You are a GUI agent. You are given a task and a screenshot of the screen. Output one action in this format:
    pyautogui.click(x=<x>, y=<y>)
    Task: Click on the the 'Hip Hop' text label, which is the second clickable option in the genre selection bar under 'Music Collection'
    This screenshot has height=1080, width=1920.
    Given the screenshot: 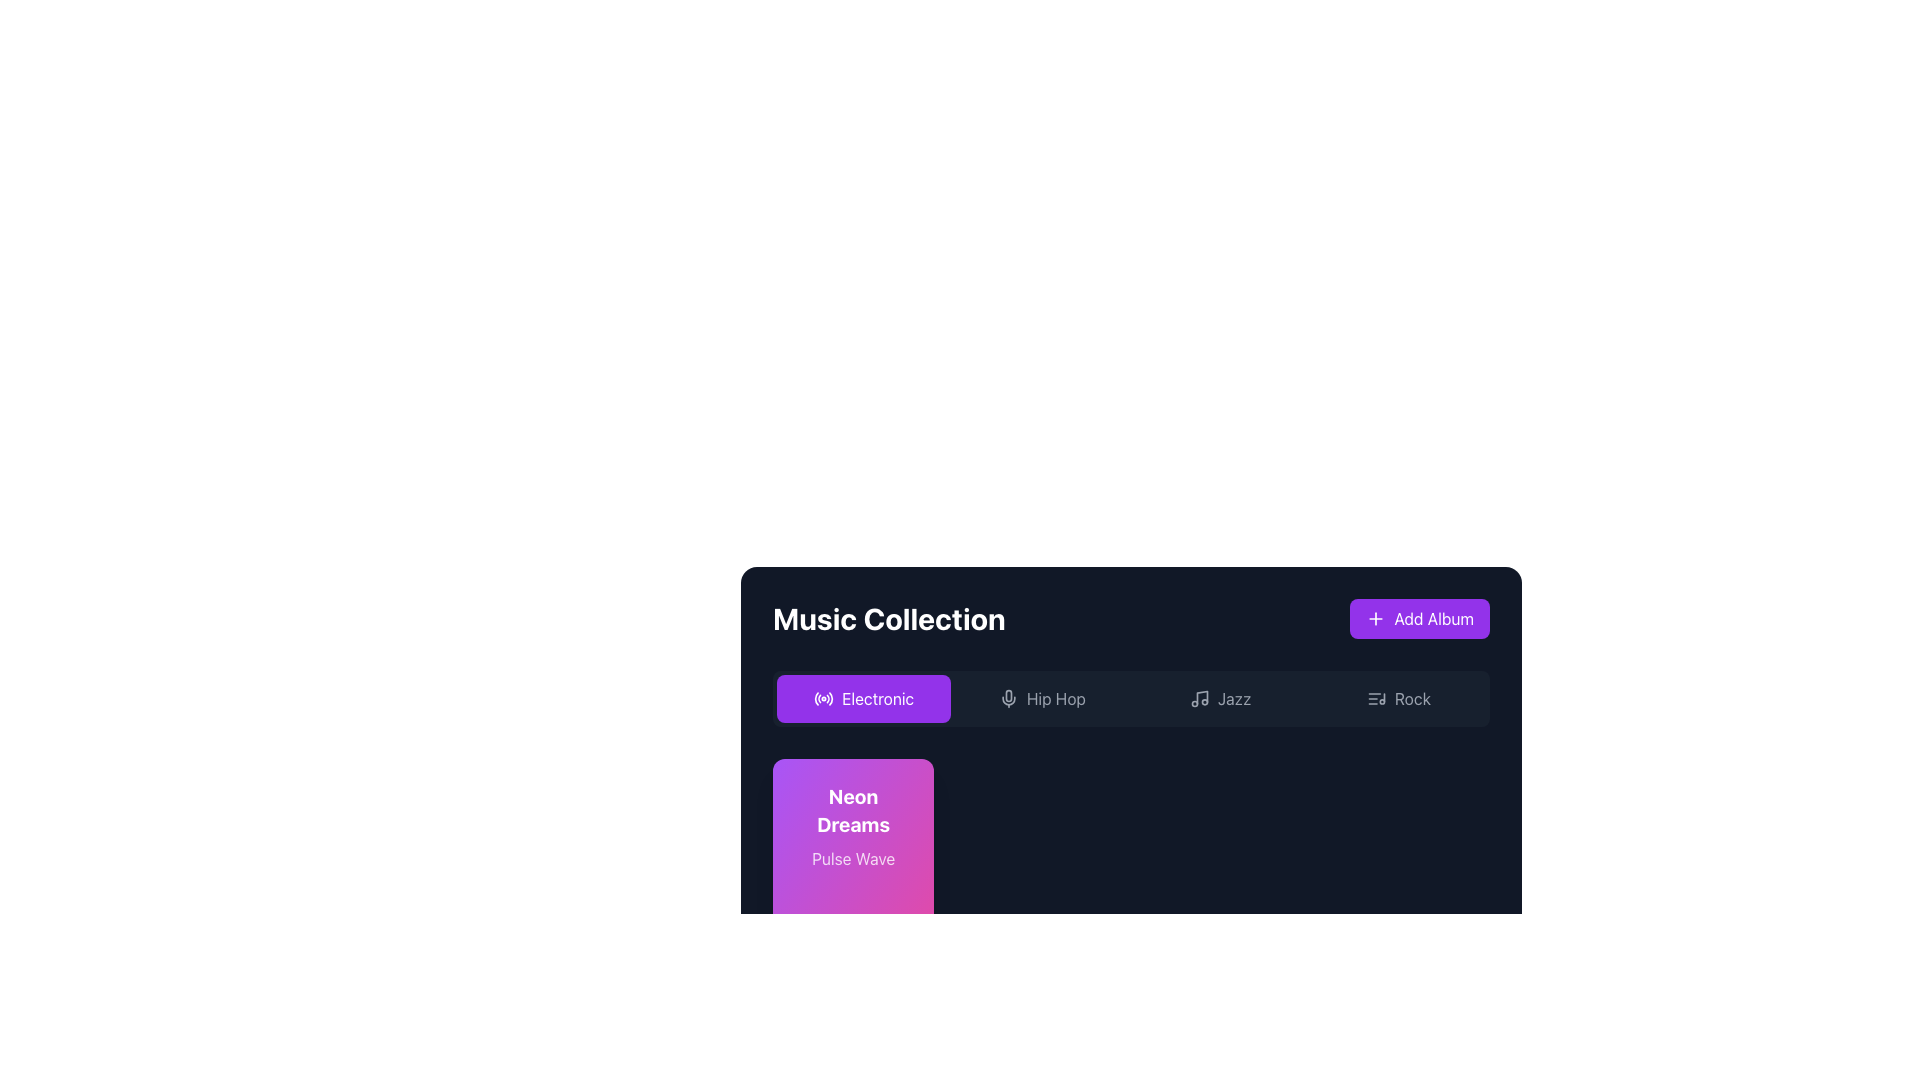 What is the action you would take?
    pyautogui.click(x=1055, y=697)
    